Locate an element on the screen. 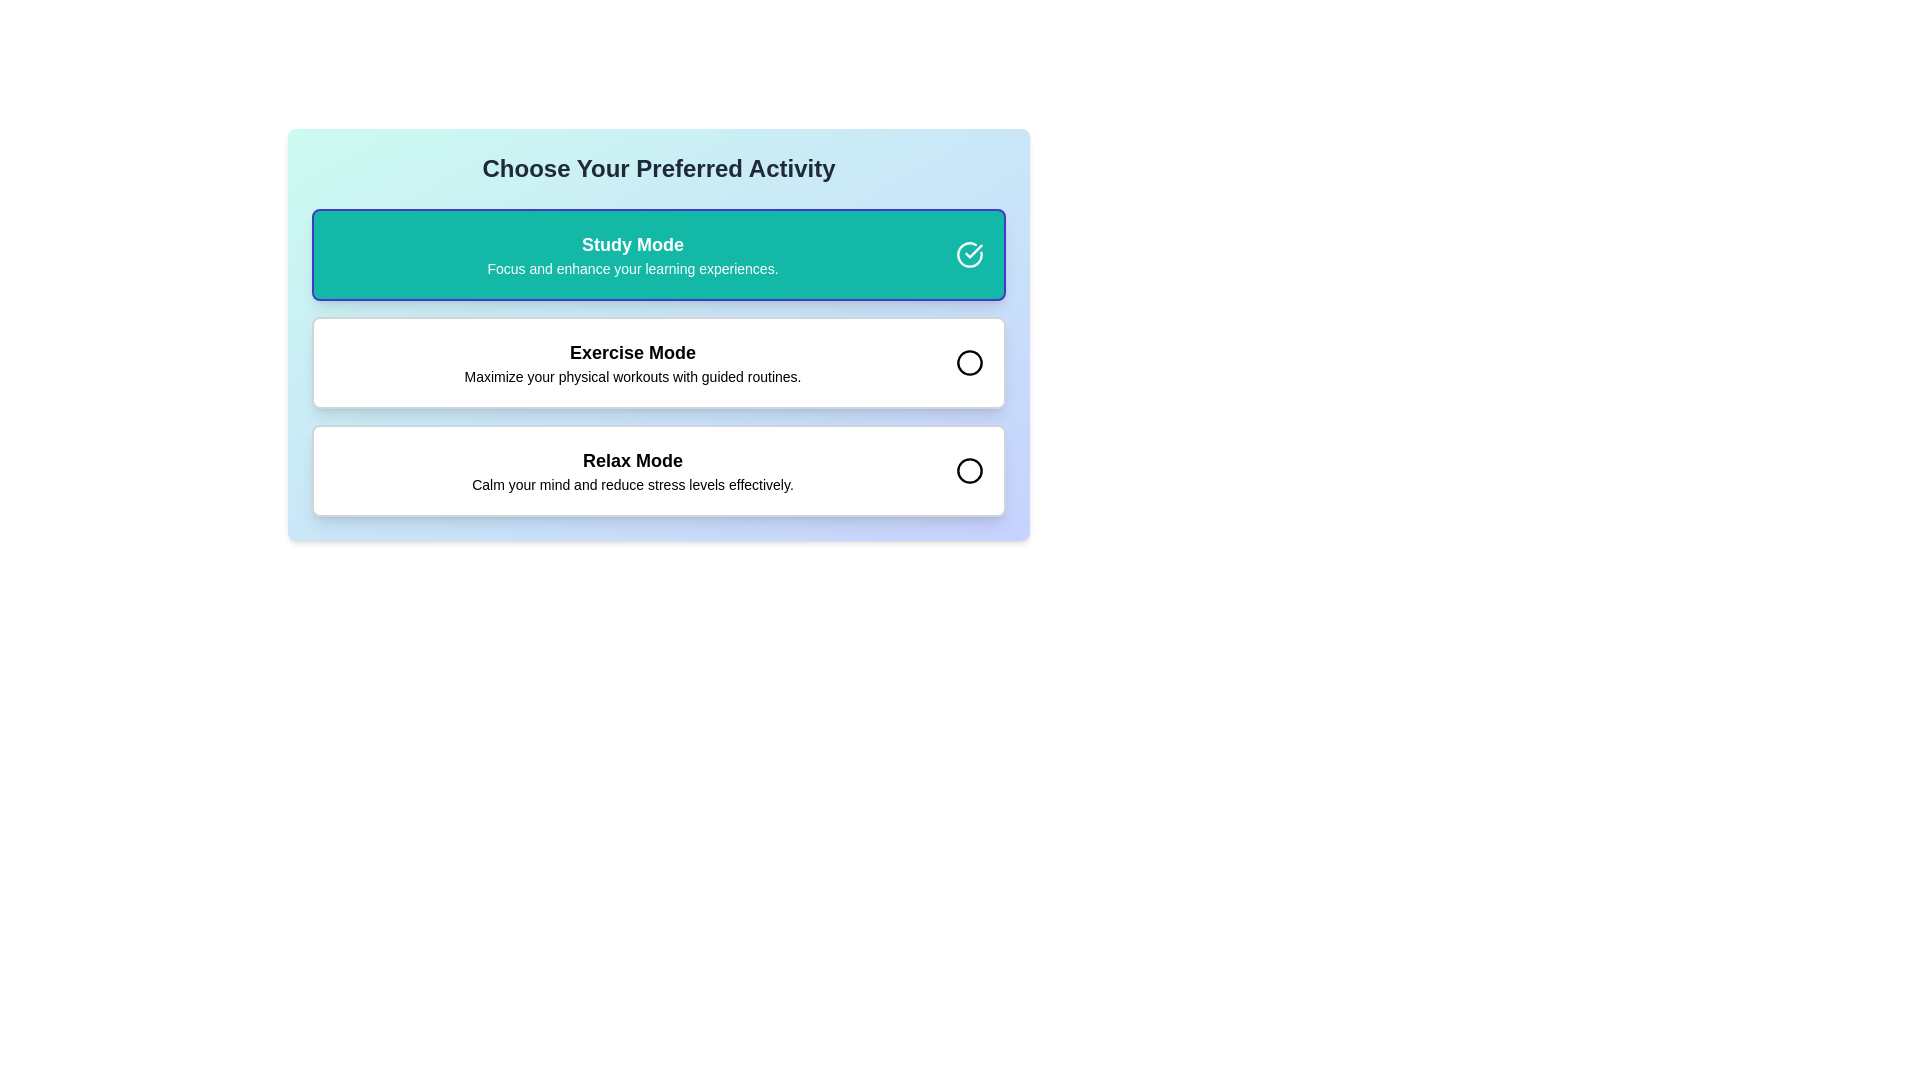  the circular icon with a teal background and a checkmark, located next to the 'Study Mode' text is located at coordinates (969, 253).